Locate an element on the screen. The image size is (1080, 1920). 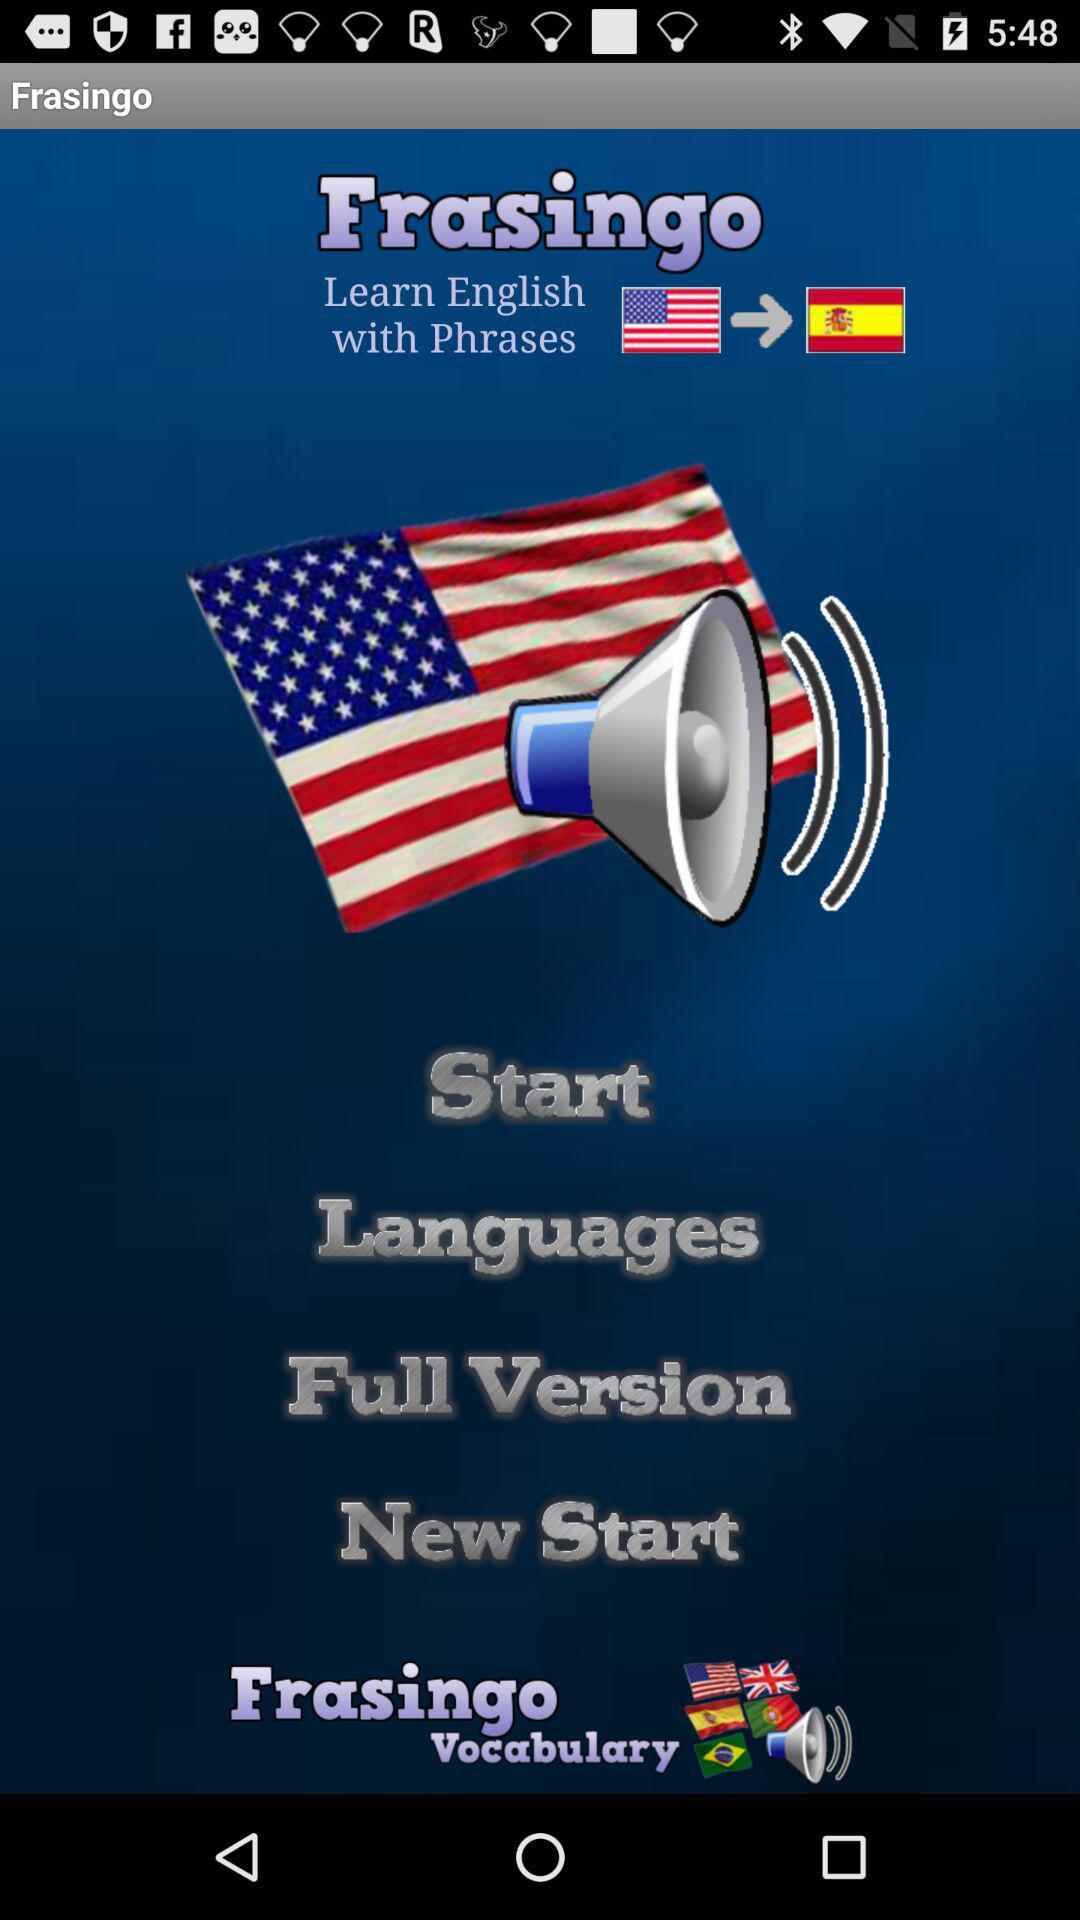
full version is located at coordinates (540, 1385).